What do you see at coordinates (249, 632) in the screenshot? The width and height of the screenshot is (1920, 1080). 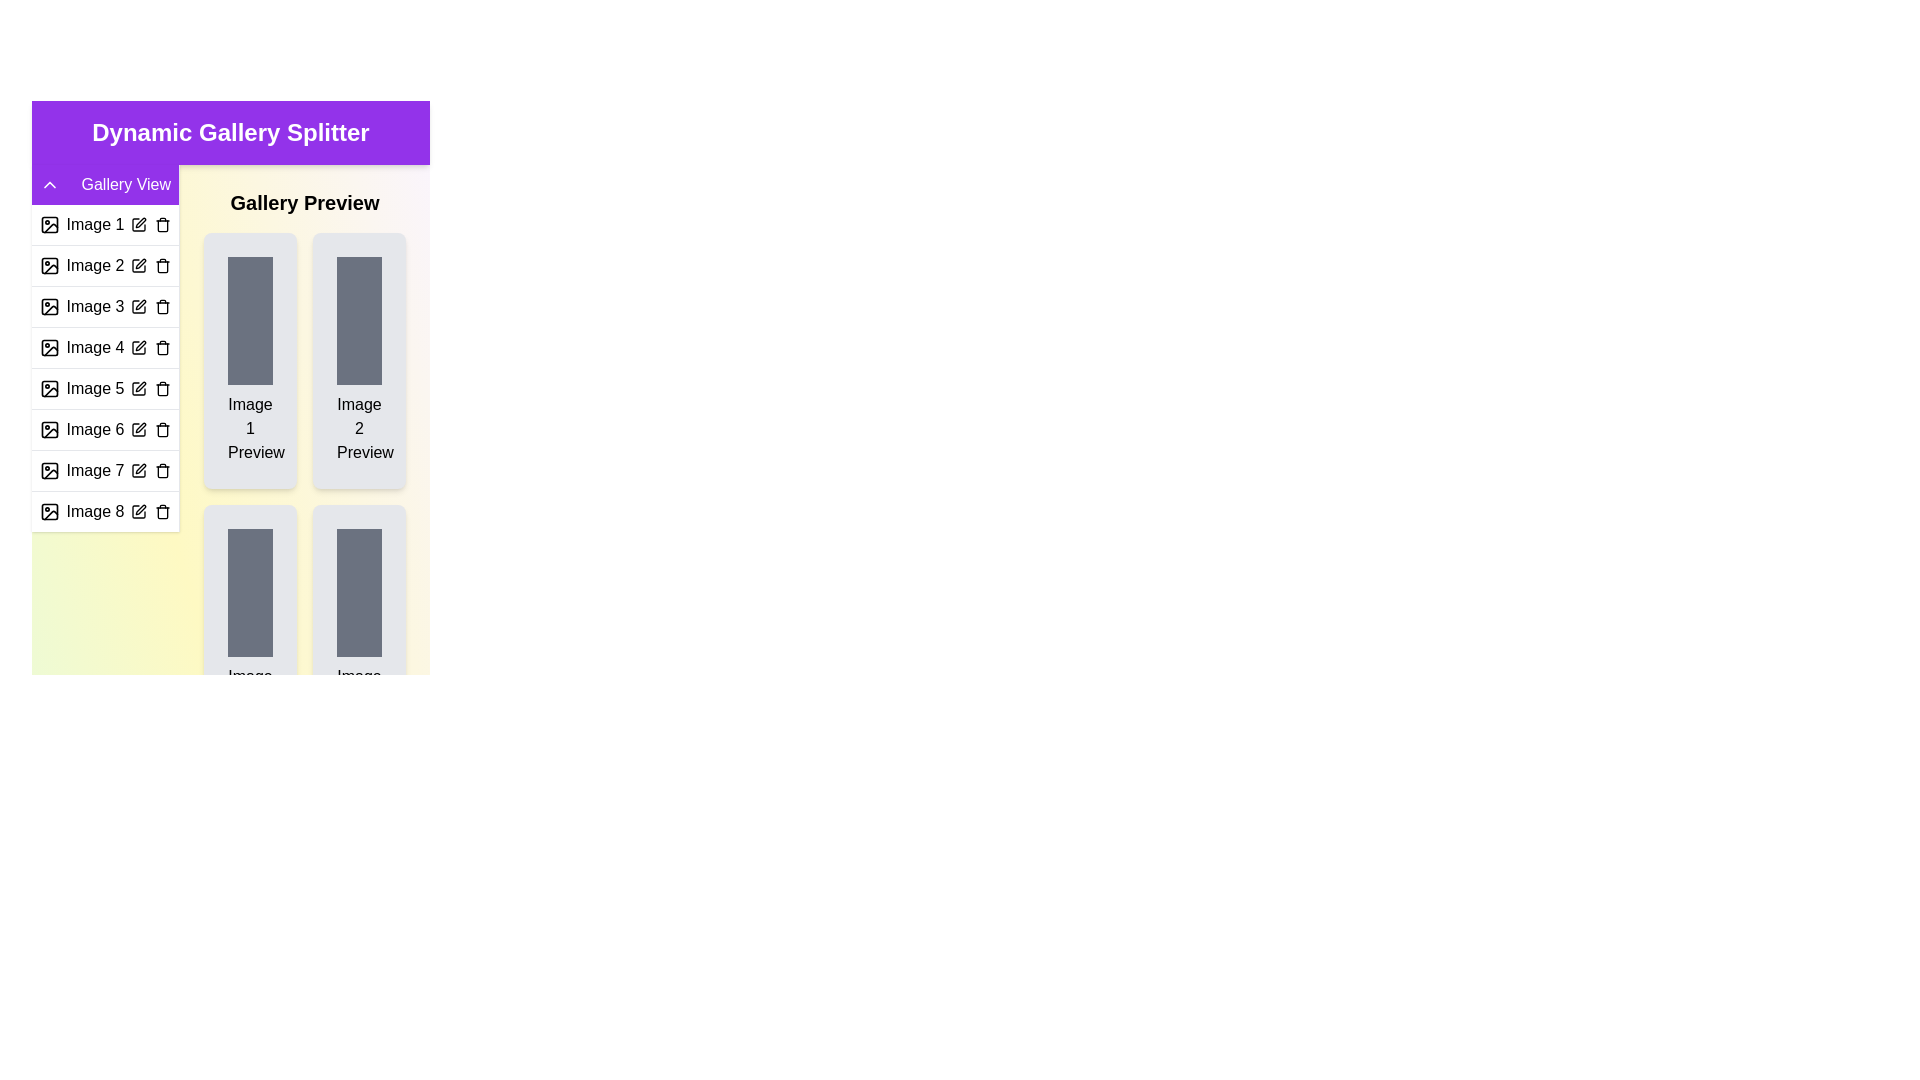 I see `to select the third image preview card in the gallery, which is located in the left column, third row, beneath 'Image 1 Preview' and 'Image 2 Preview'` at bounding box center [249, 632].